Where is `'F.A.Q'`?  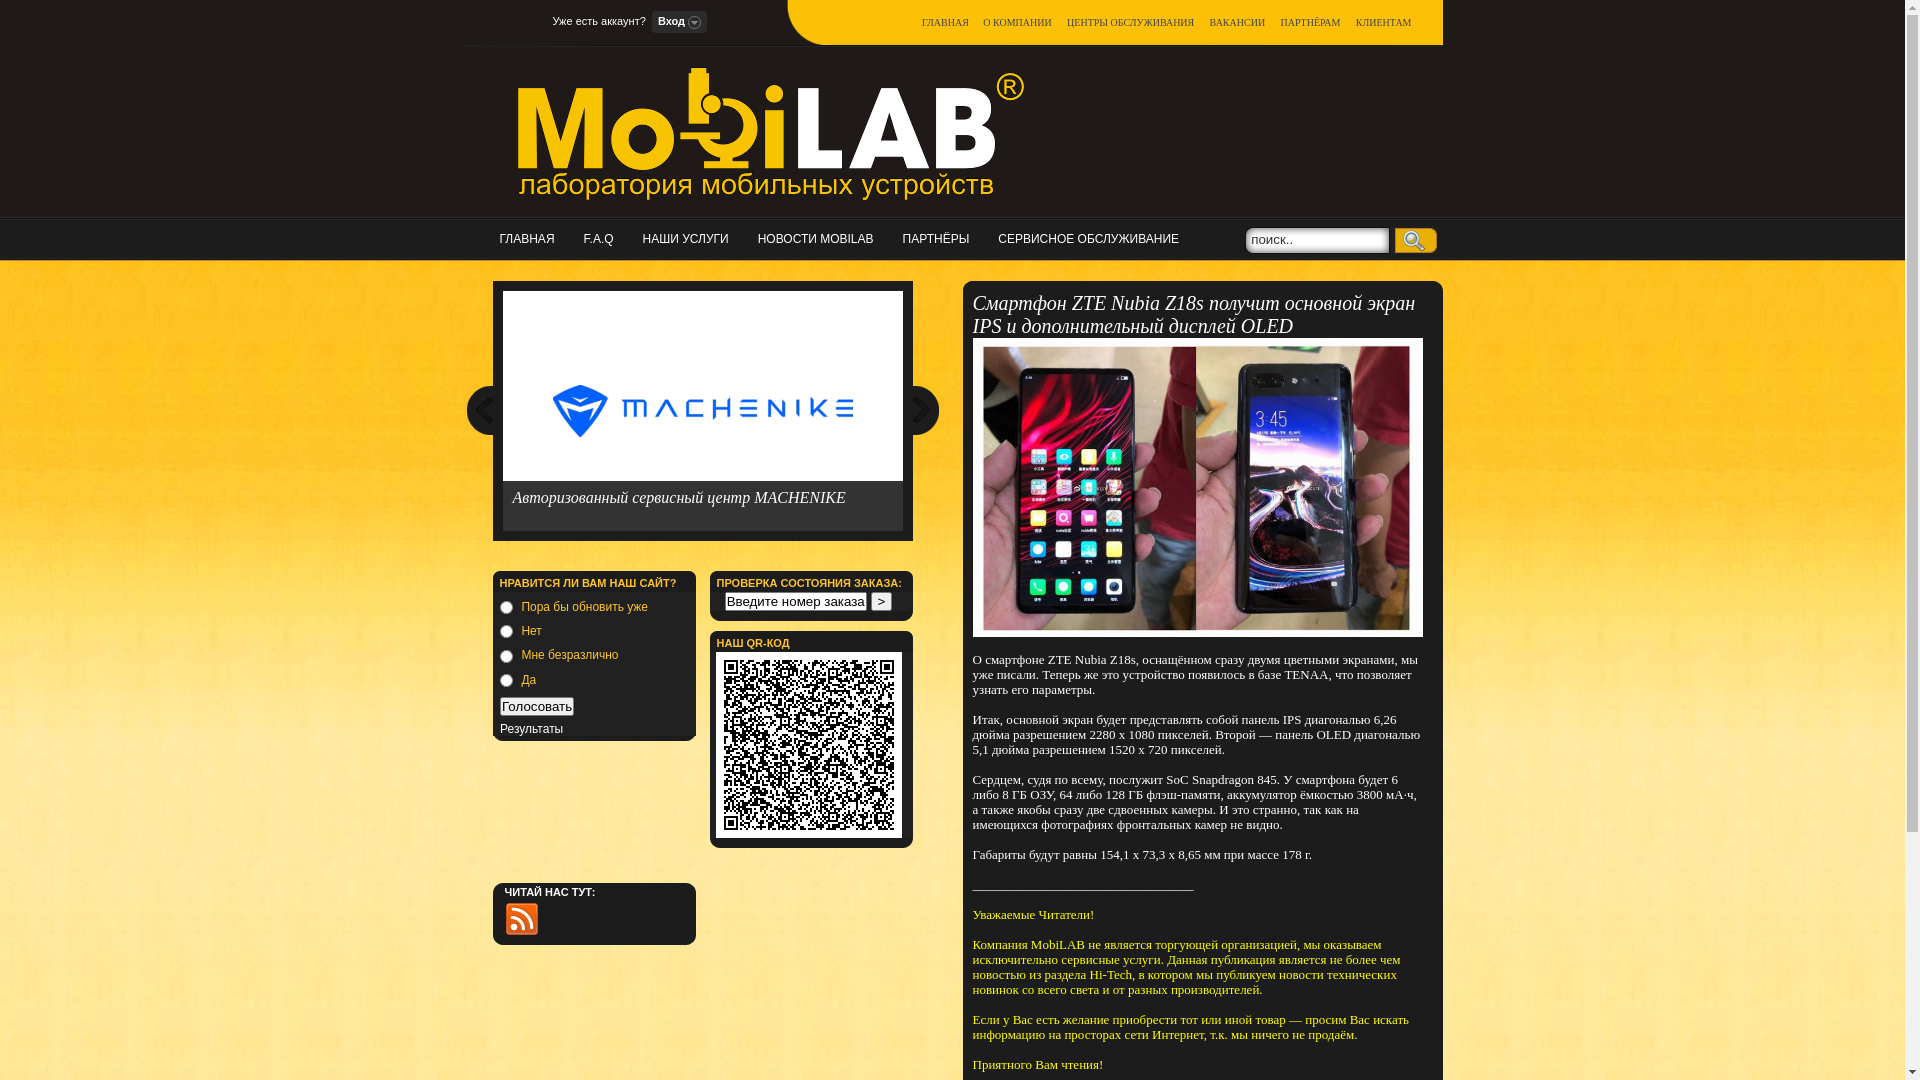
'F.A.Q' is located at coordinates (583, 237).